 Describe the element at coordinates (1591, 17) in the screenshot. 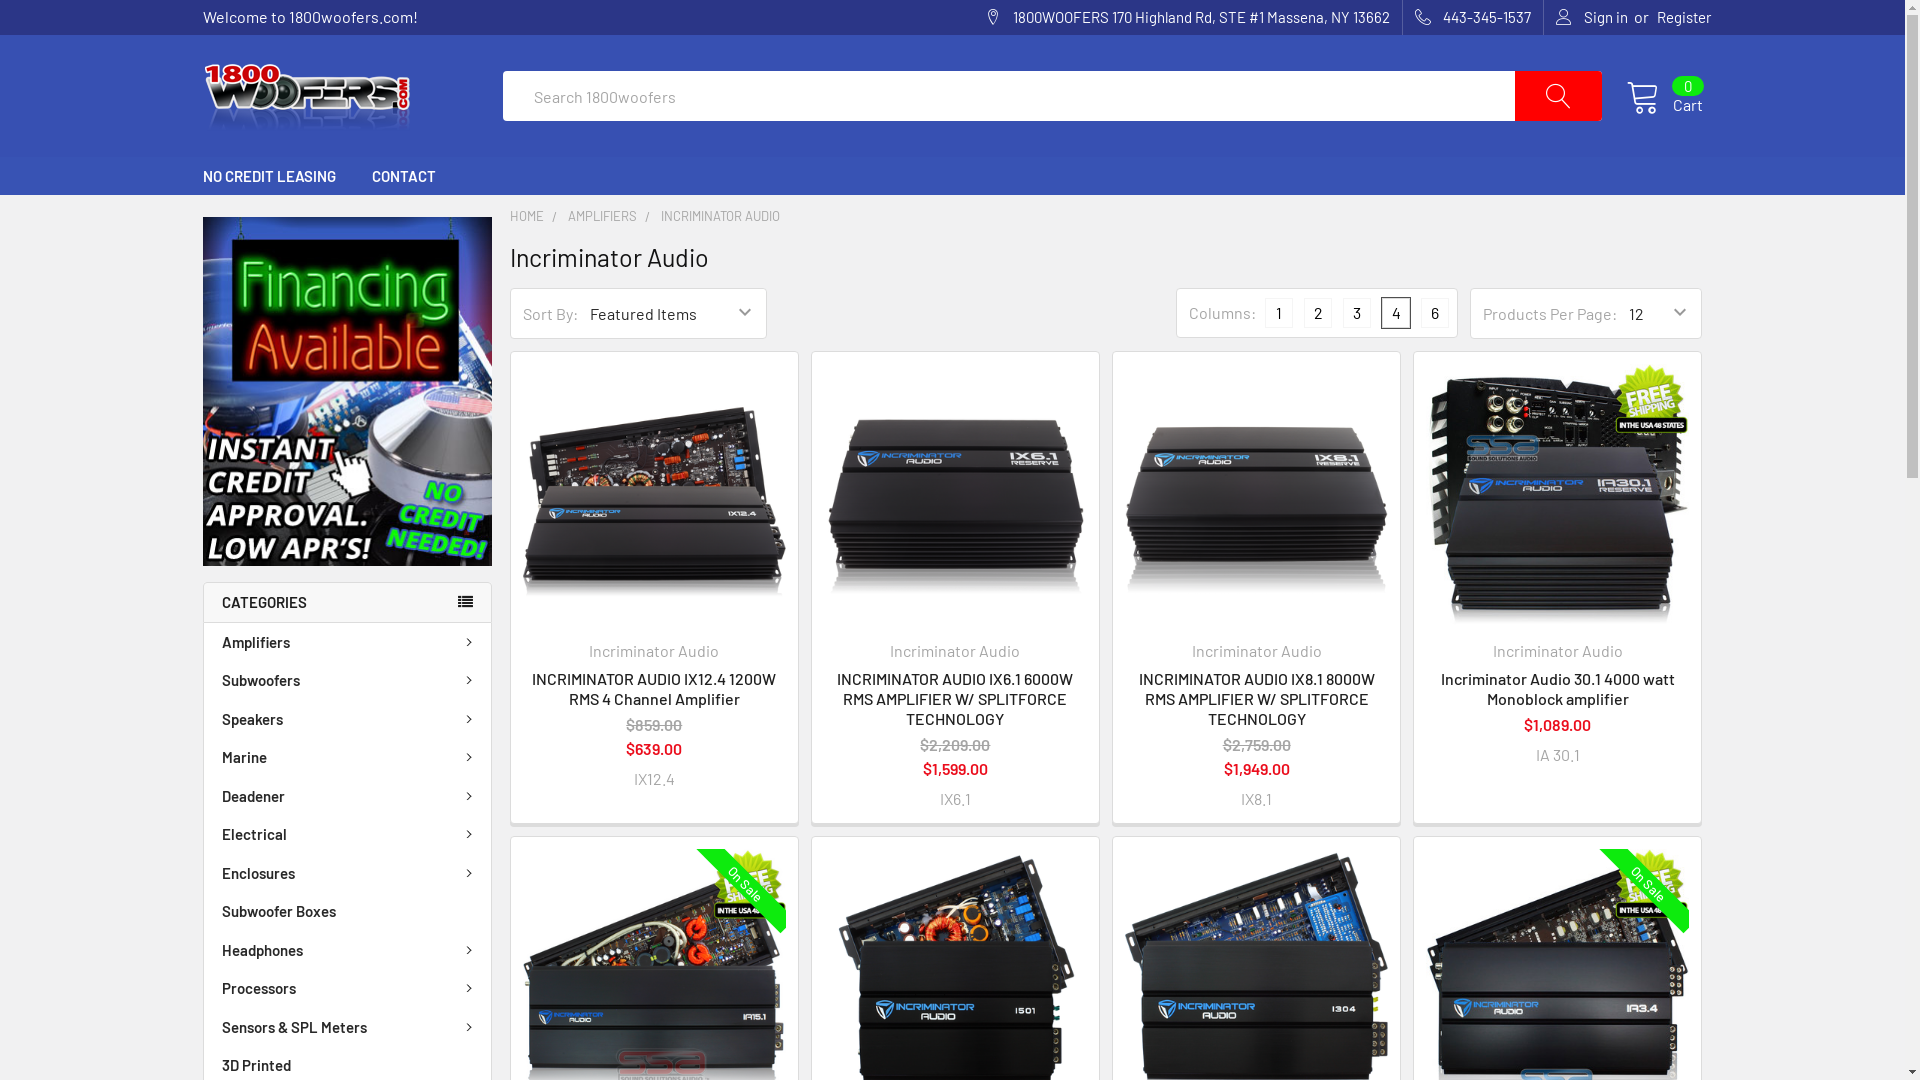

I see `'Sign in'` at that location.